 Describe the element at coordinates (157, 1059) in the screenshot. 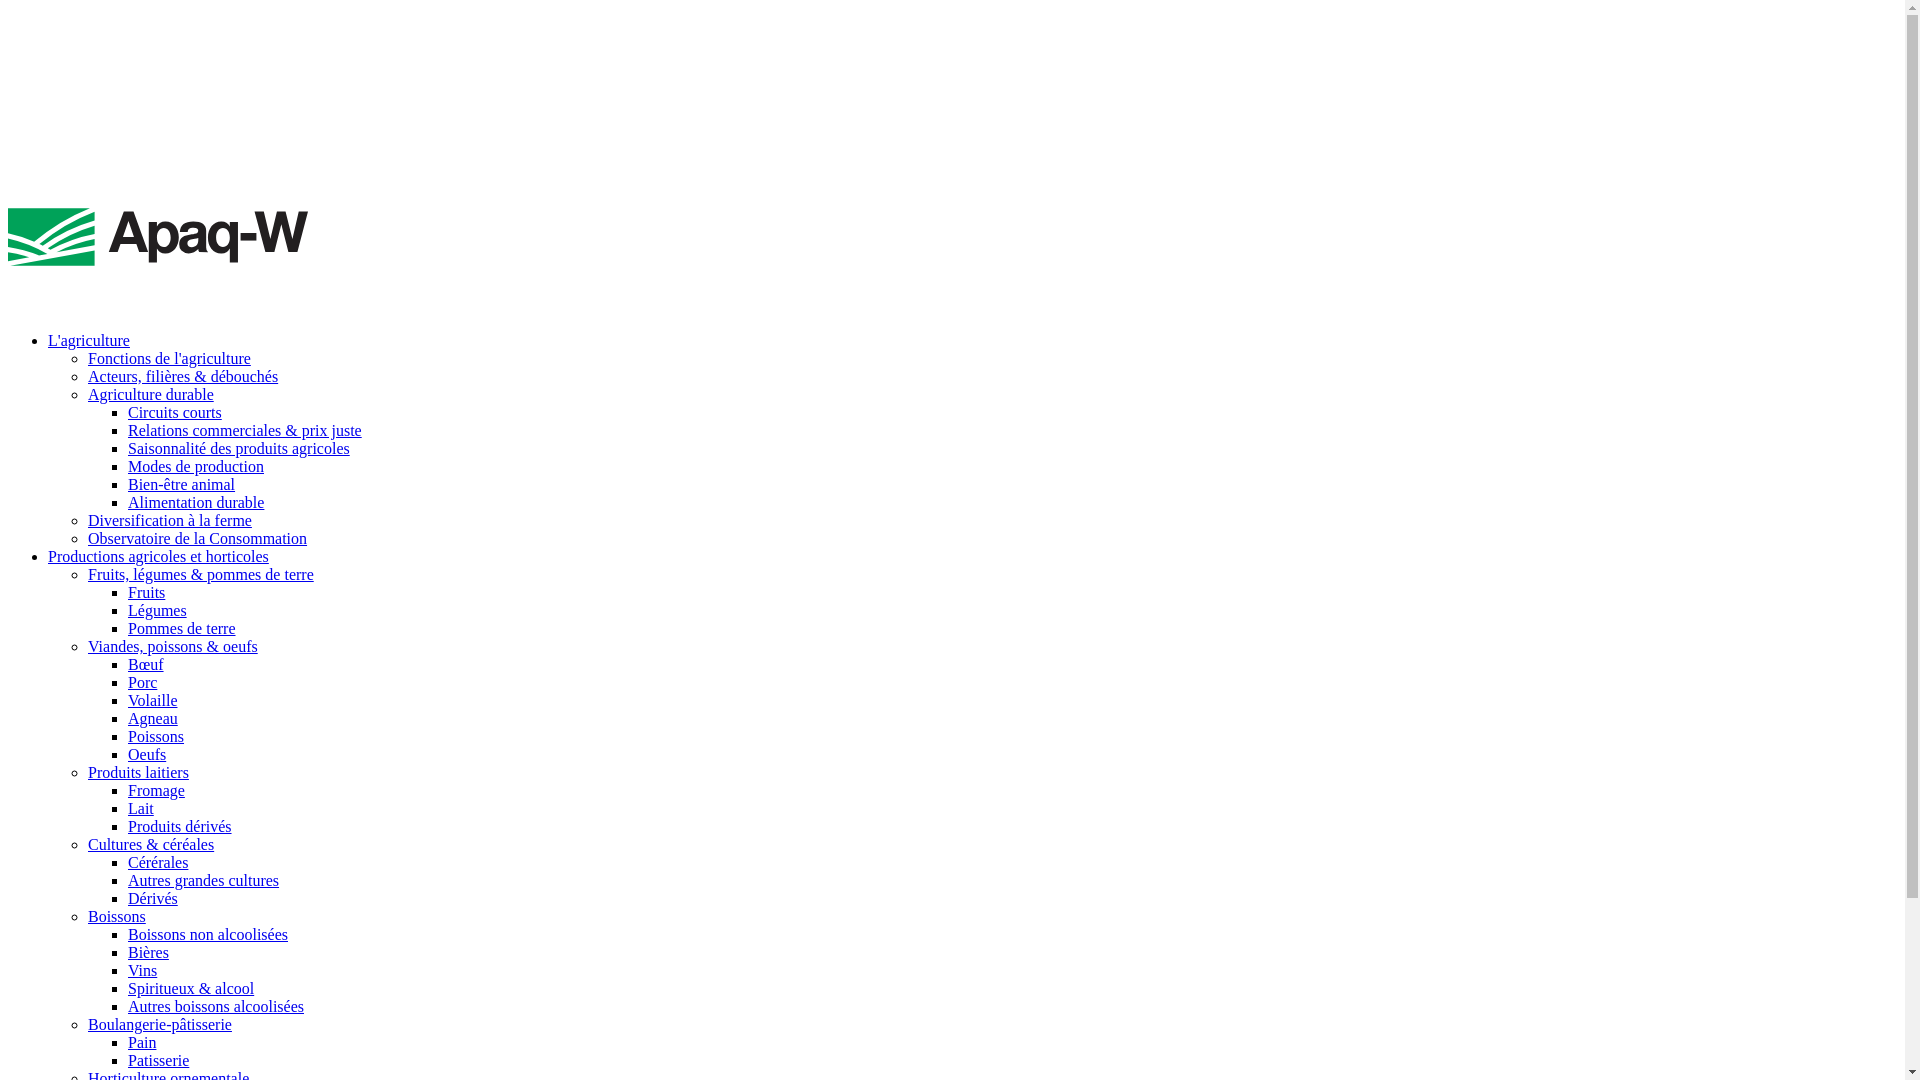

I see `'Patisserie'` at that location.